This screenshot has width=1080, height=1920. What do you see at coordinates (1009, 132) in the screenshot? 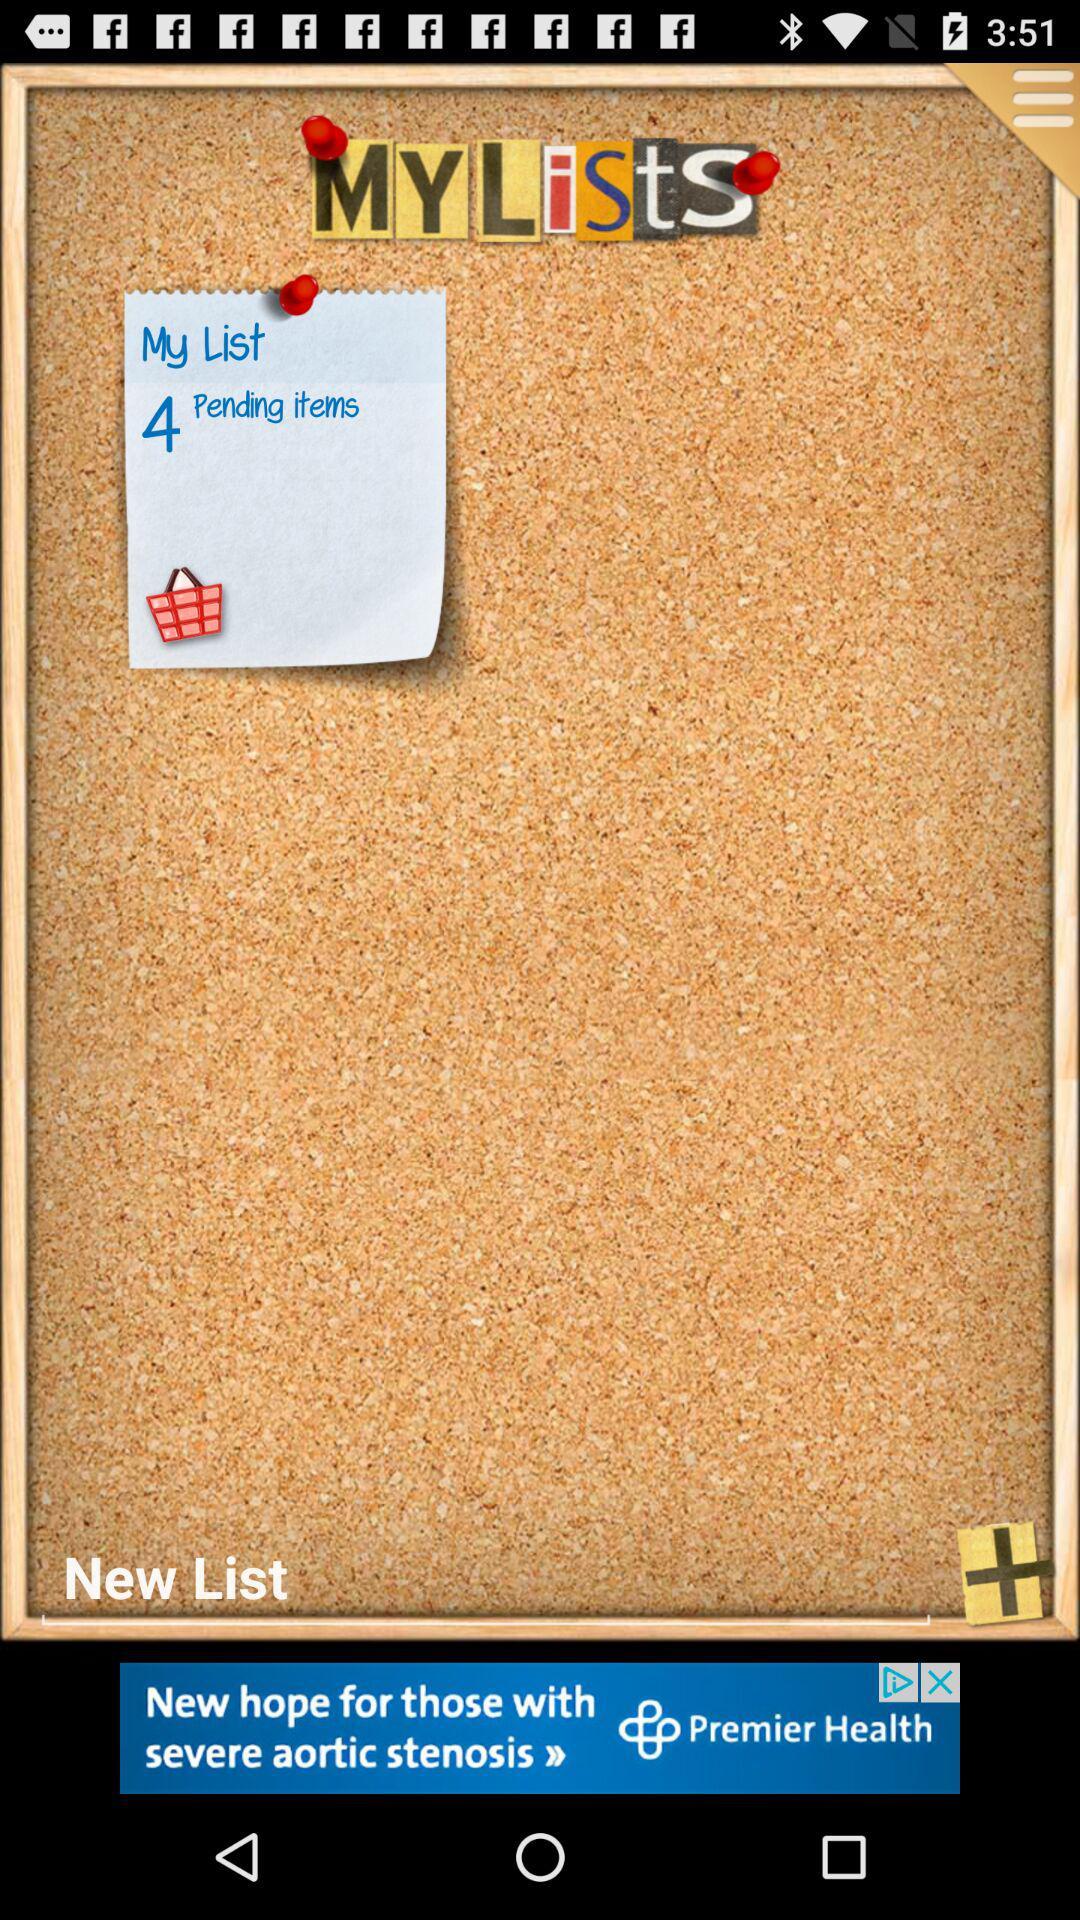
I see `more details` at bounding box center [1009, 132].